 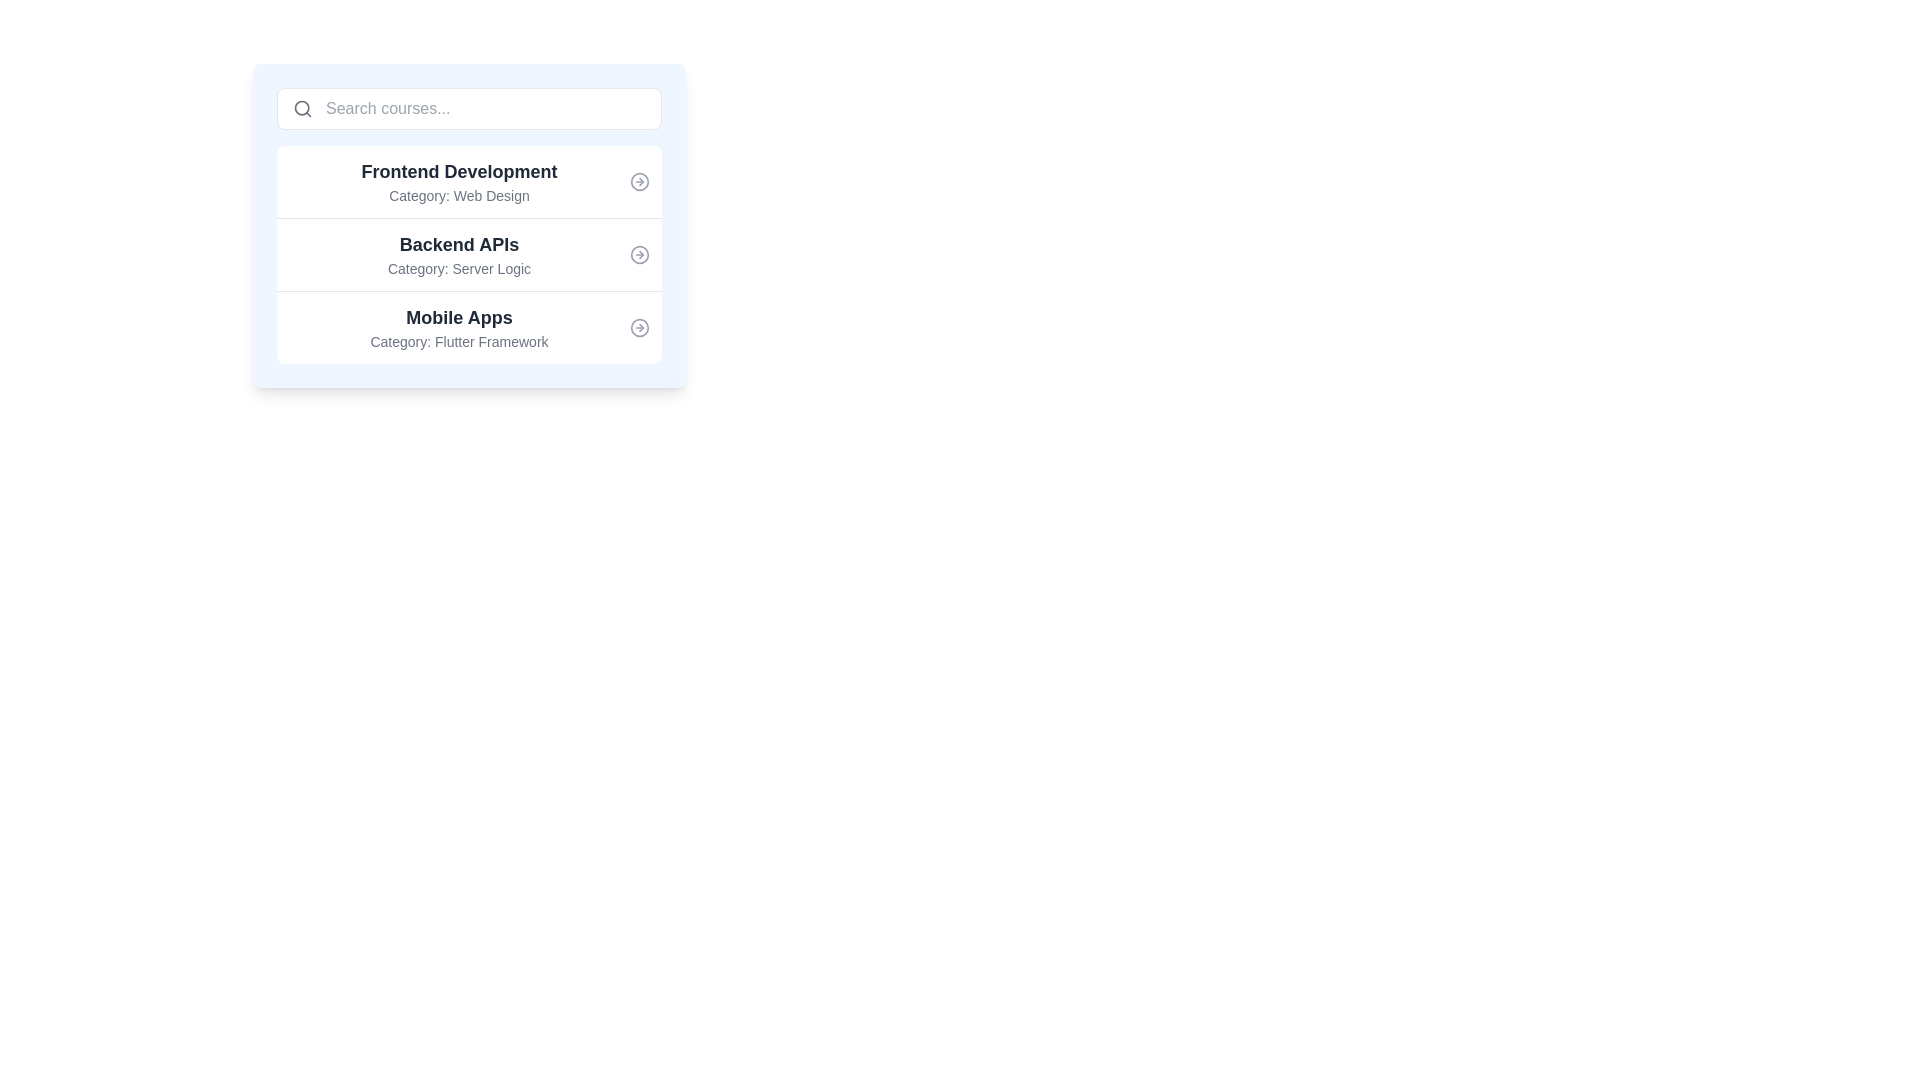 I want to click on the text label displaying 'Category: Web Design', which is located directly below 'Frontend Development' and is shown in small gray font, so click(x=458, y=196).